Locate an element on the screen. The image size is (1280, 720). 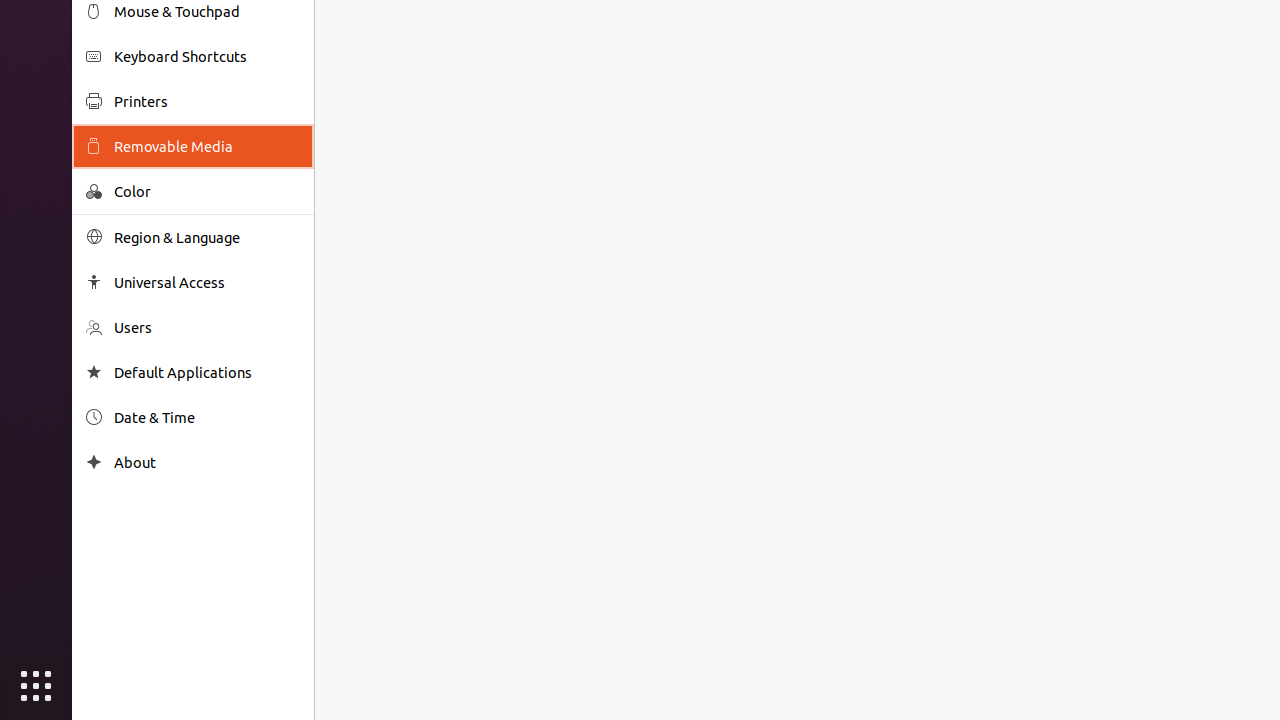
'Region & Language' is located at coordinates (206, 236).